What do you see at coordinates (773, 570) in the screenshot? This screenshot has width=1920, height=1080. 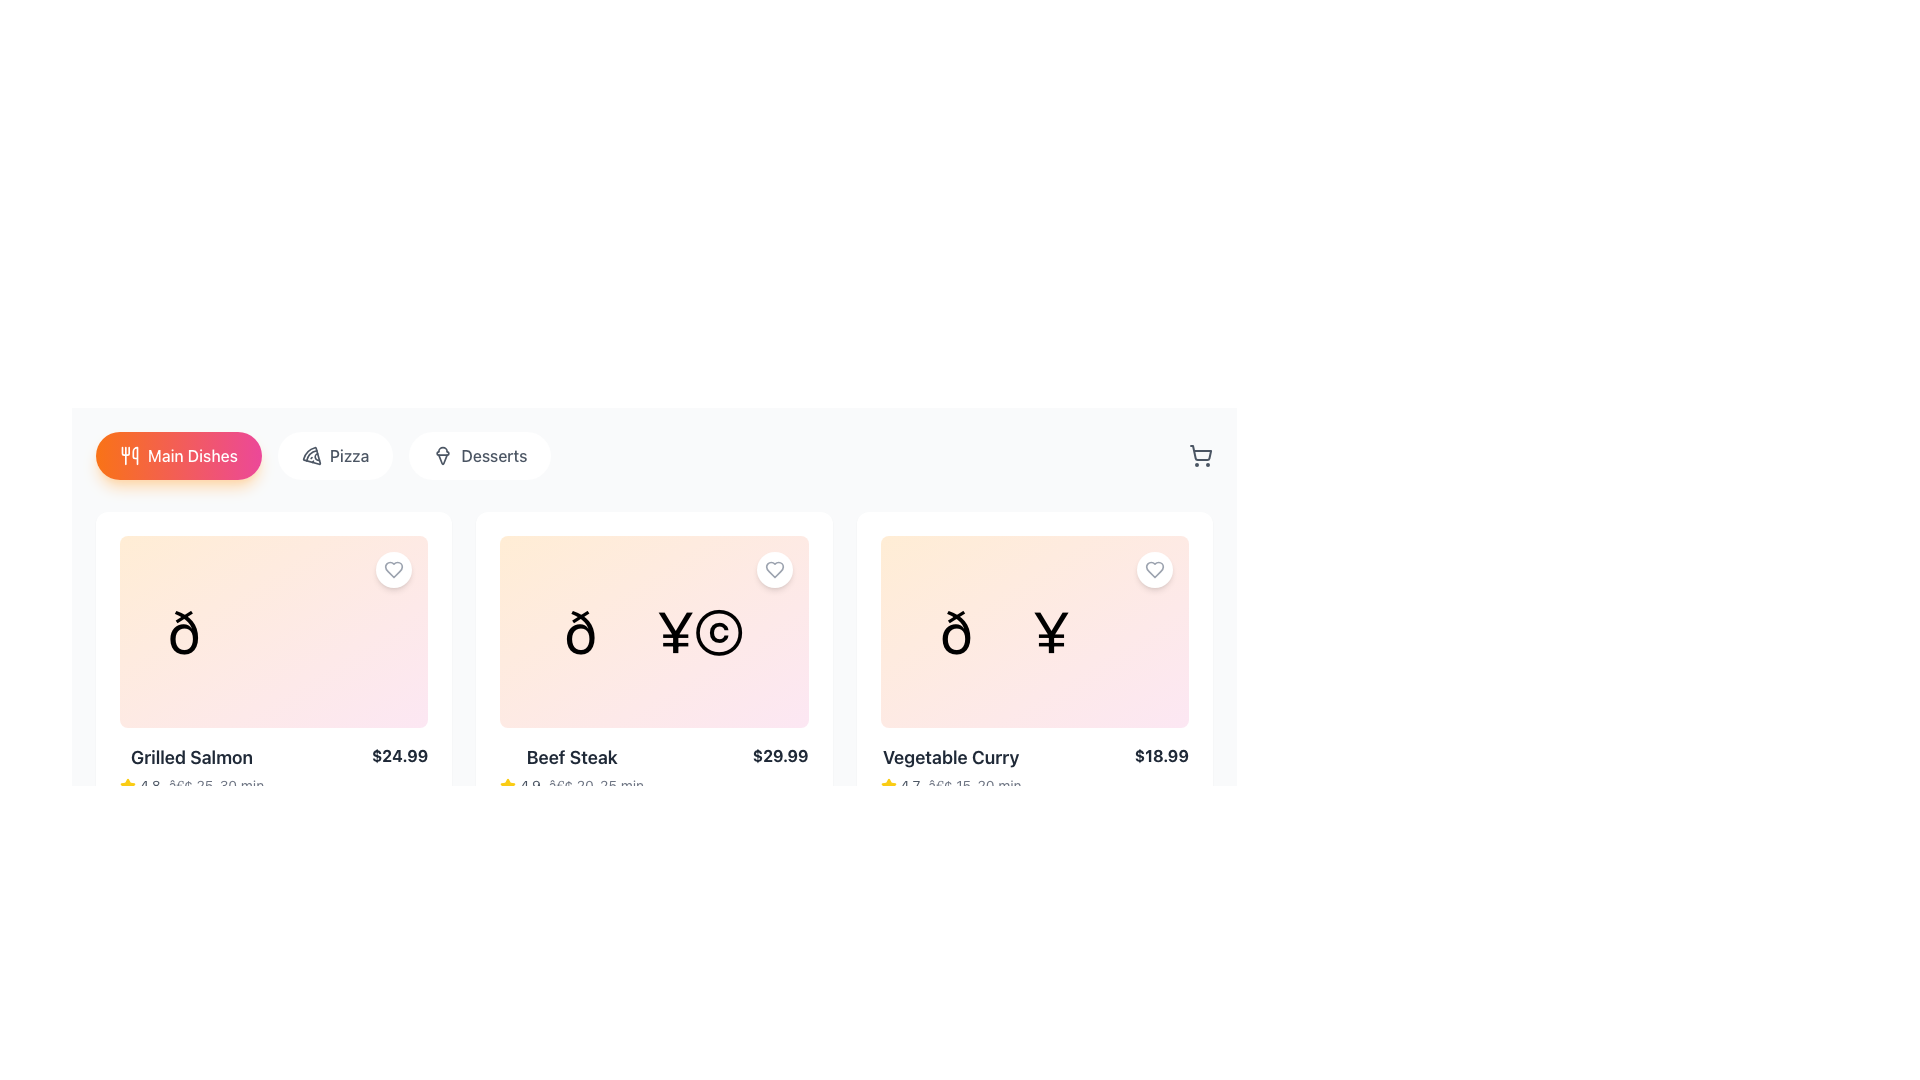 I see `the heart icon button in the top-right corner of the 'Beef Steak' card` at bounding box center [773, 570].